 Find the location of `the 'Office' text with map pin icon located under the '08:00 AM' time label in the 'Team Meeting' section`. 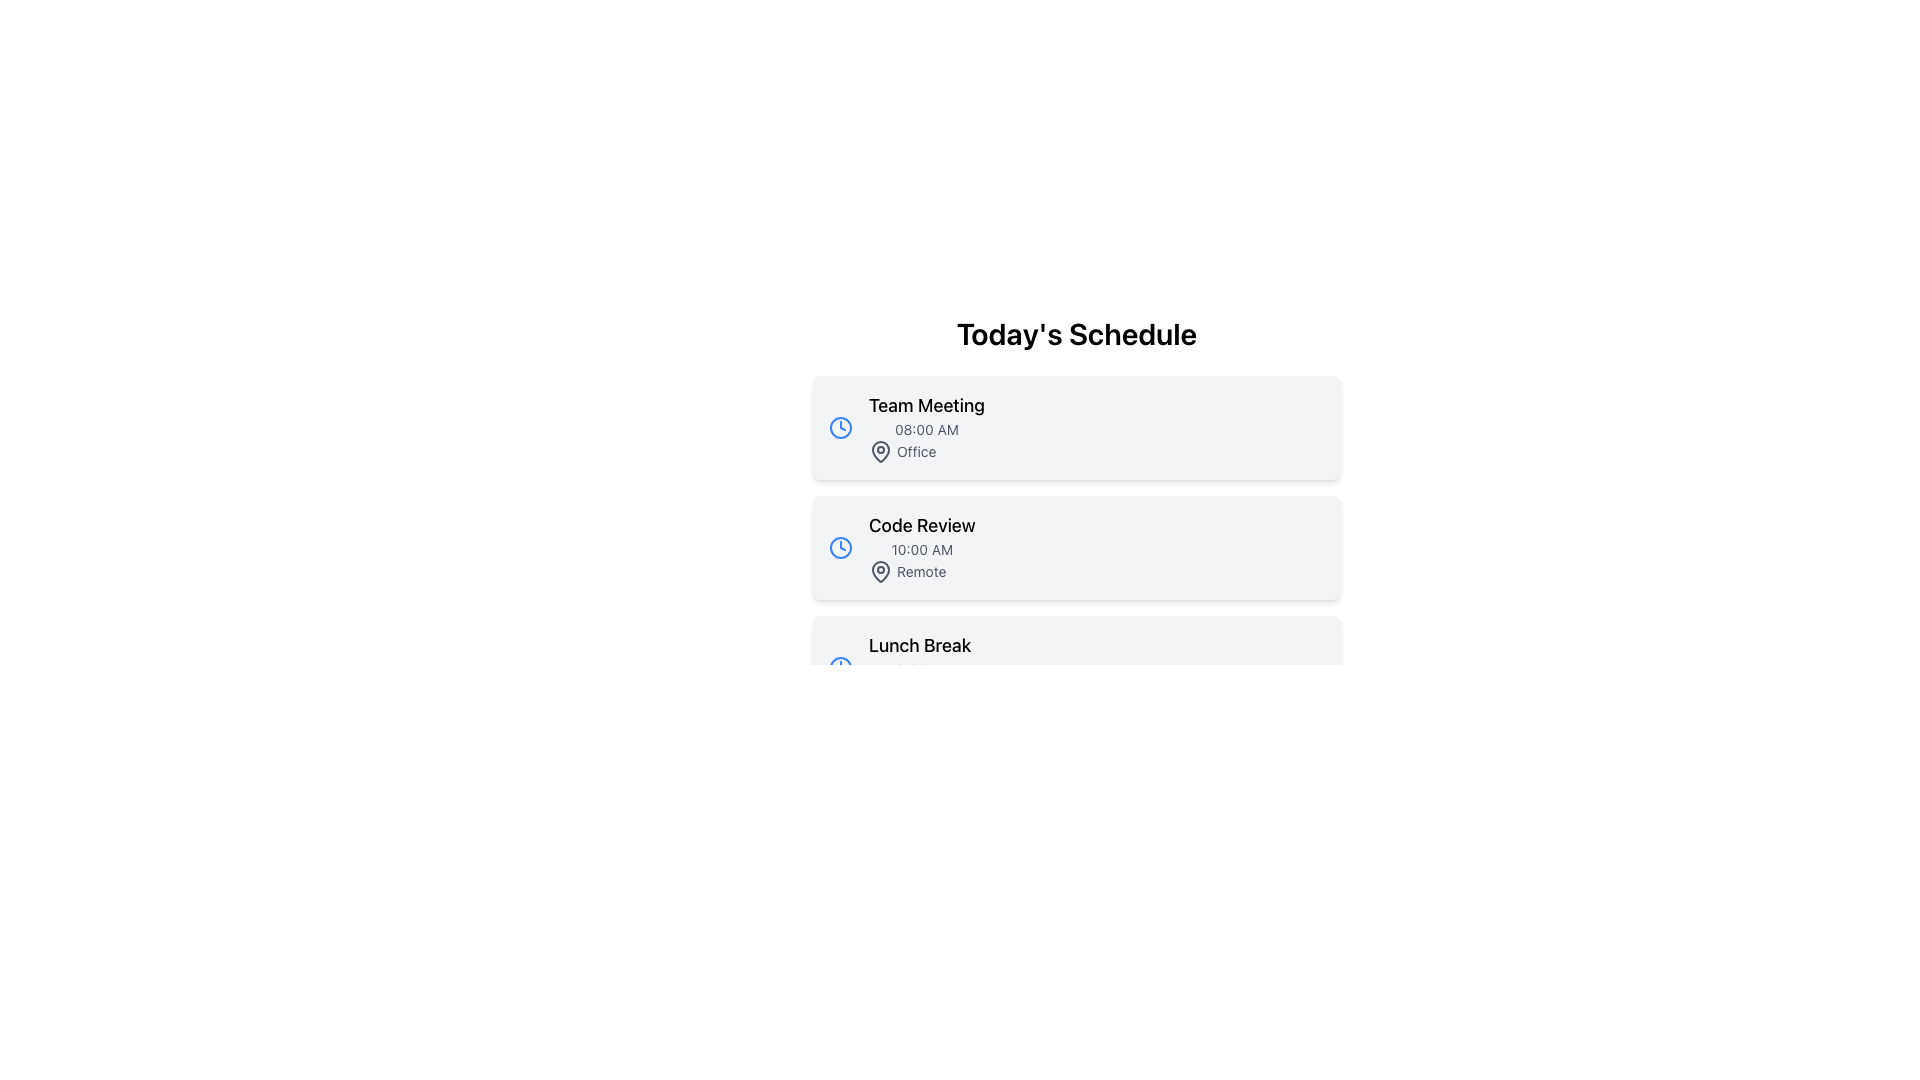

the 'Office' text with map pin icon located under the '08:00 AM' time label in the 'Team Meeting' section is located at coordinates (925, 451).